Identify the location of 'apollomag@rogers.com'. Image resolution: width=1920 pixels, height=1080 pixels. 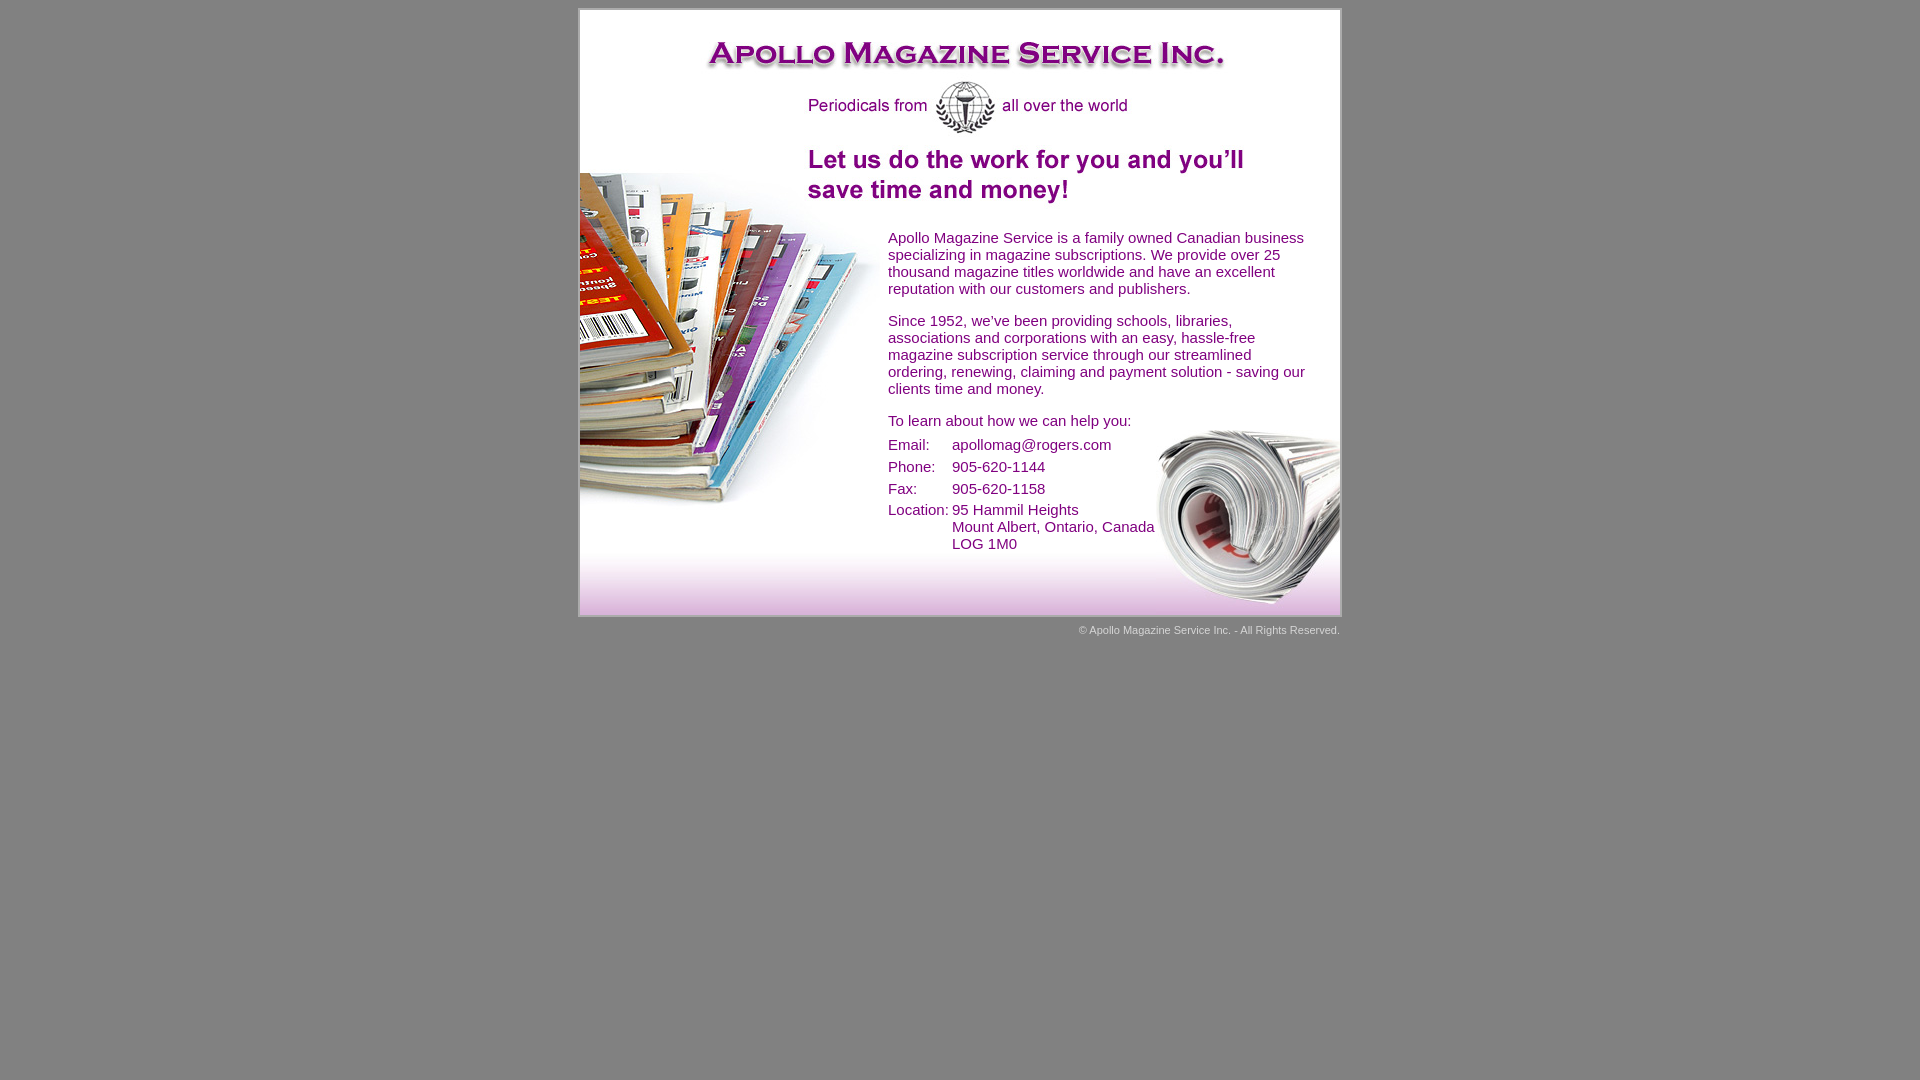
(1031, 443).